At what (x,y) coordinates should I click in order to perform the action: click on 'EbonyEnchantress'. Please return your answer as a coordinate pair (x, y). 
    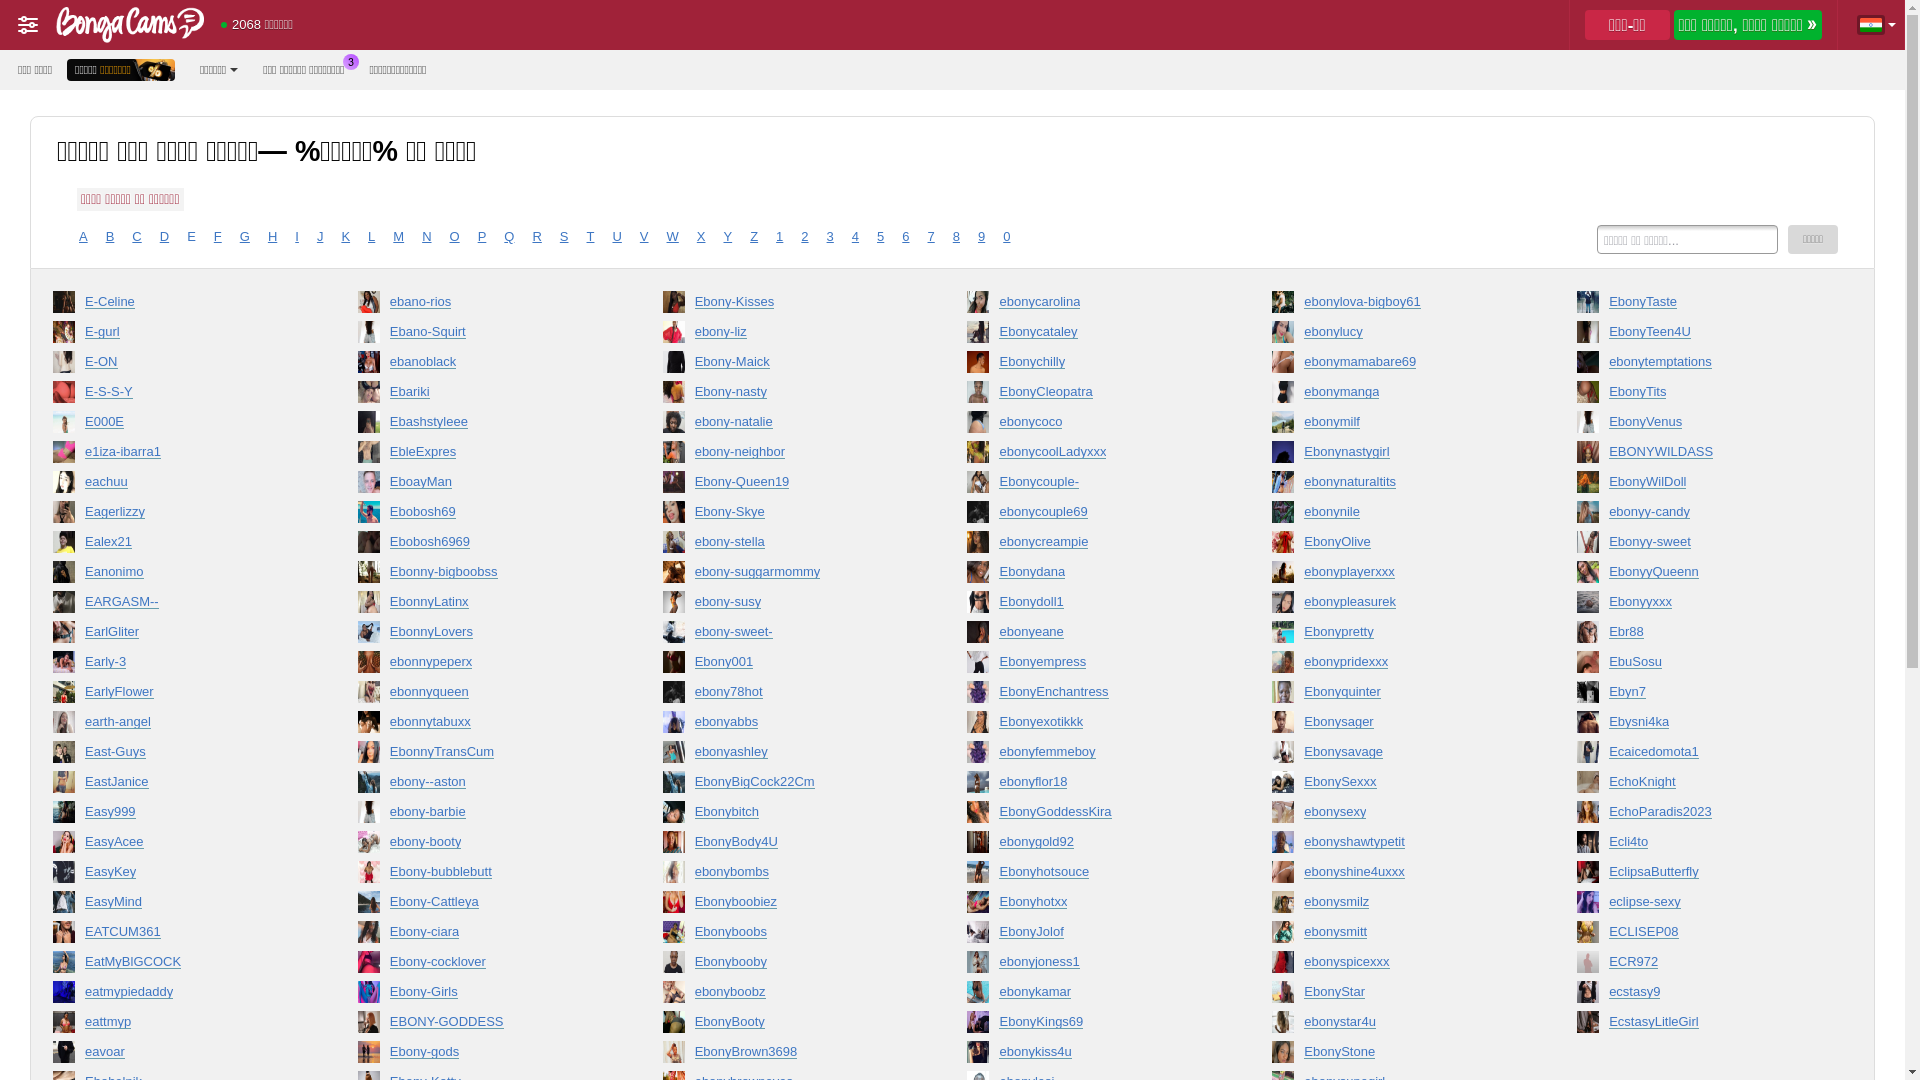
    Looking at the image, I should click on (1089, 694).